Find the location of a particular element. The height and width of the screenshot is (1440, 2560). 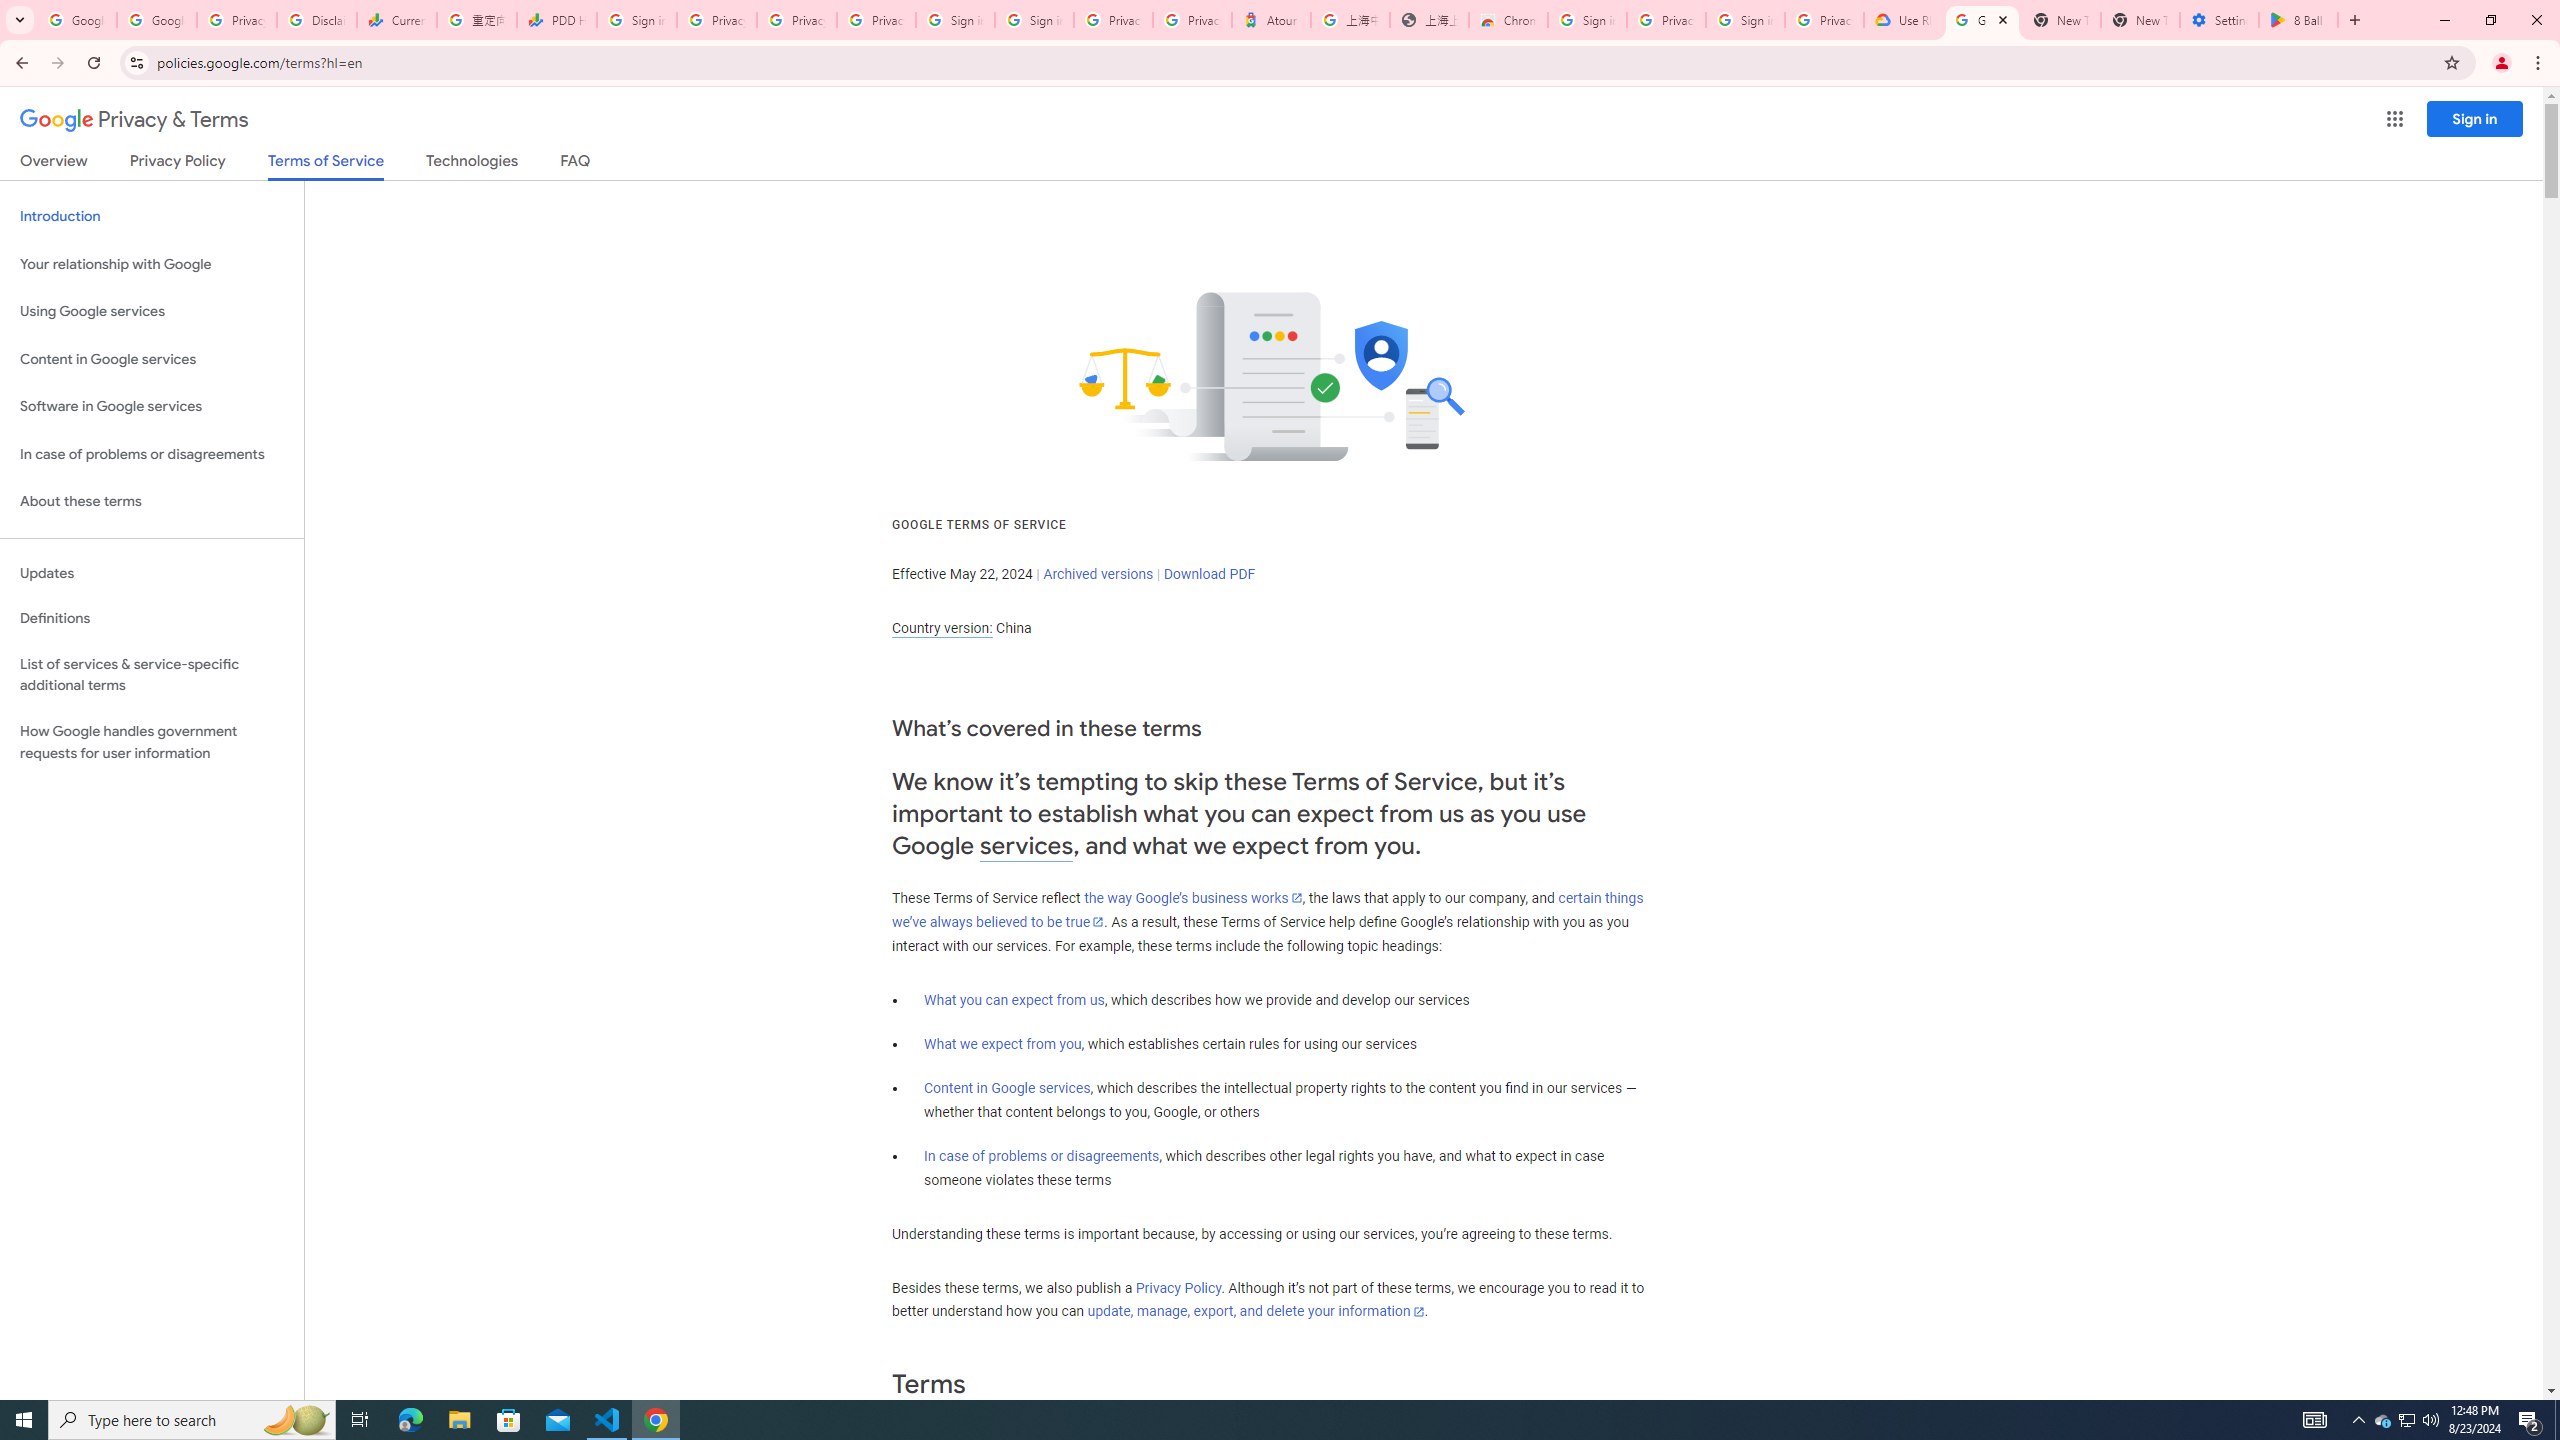

'Software in Google services' is located at coordinates (151, 405).